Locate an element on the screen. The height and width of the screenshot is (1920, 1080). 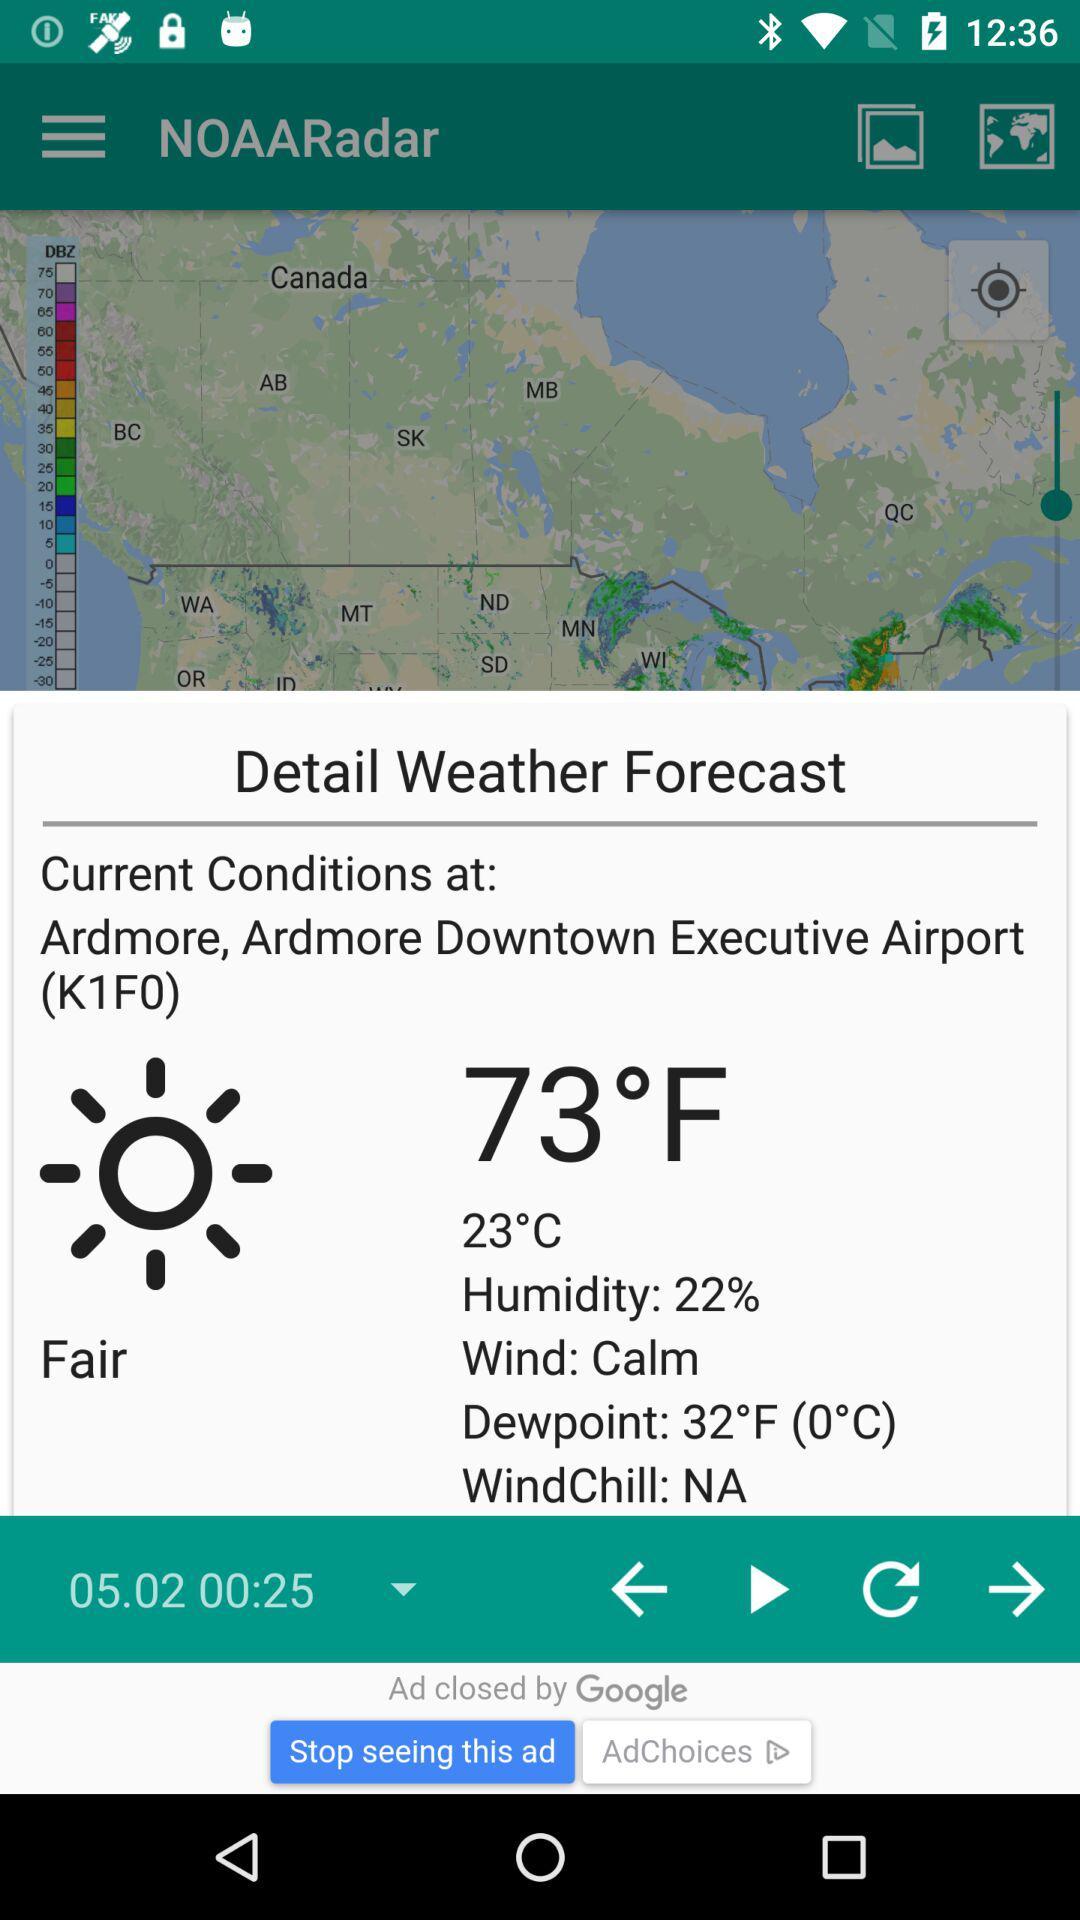
stop seeing this advertisement is located at coordinates (540, 1727).